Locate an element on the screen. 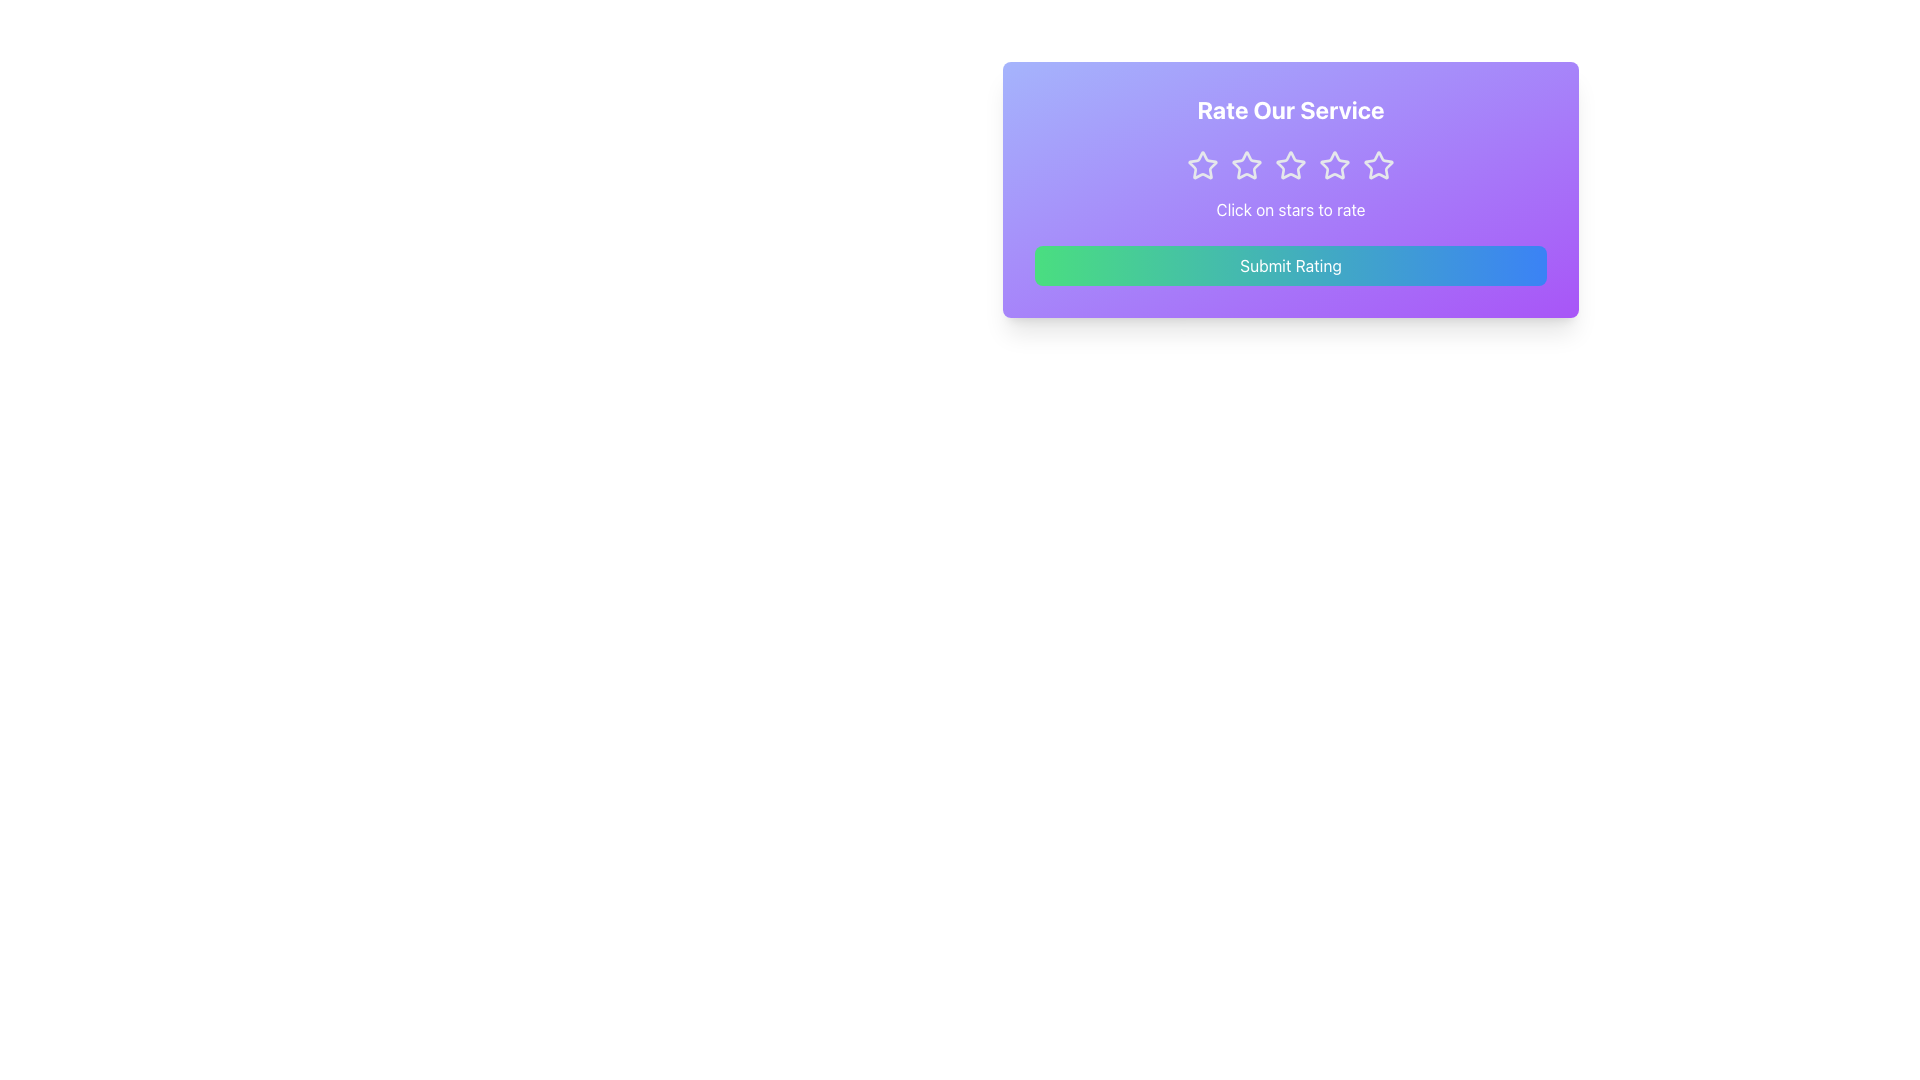 The height and width of the screenshot is (1080, 1920). the highlighted star icon is located at coordinates (1202, 164).